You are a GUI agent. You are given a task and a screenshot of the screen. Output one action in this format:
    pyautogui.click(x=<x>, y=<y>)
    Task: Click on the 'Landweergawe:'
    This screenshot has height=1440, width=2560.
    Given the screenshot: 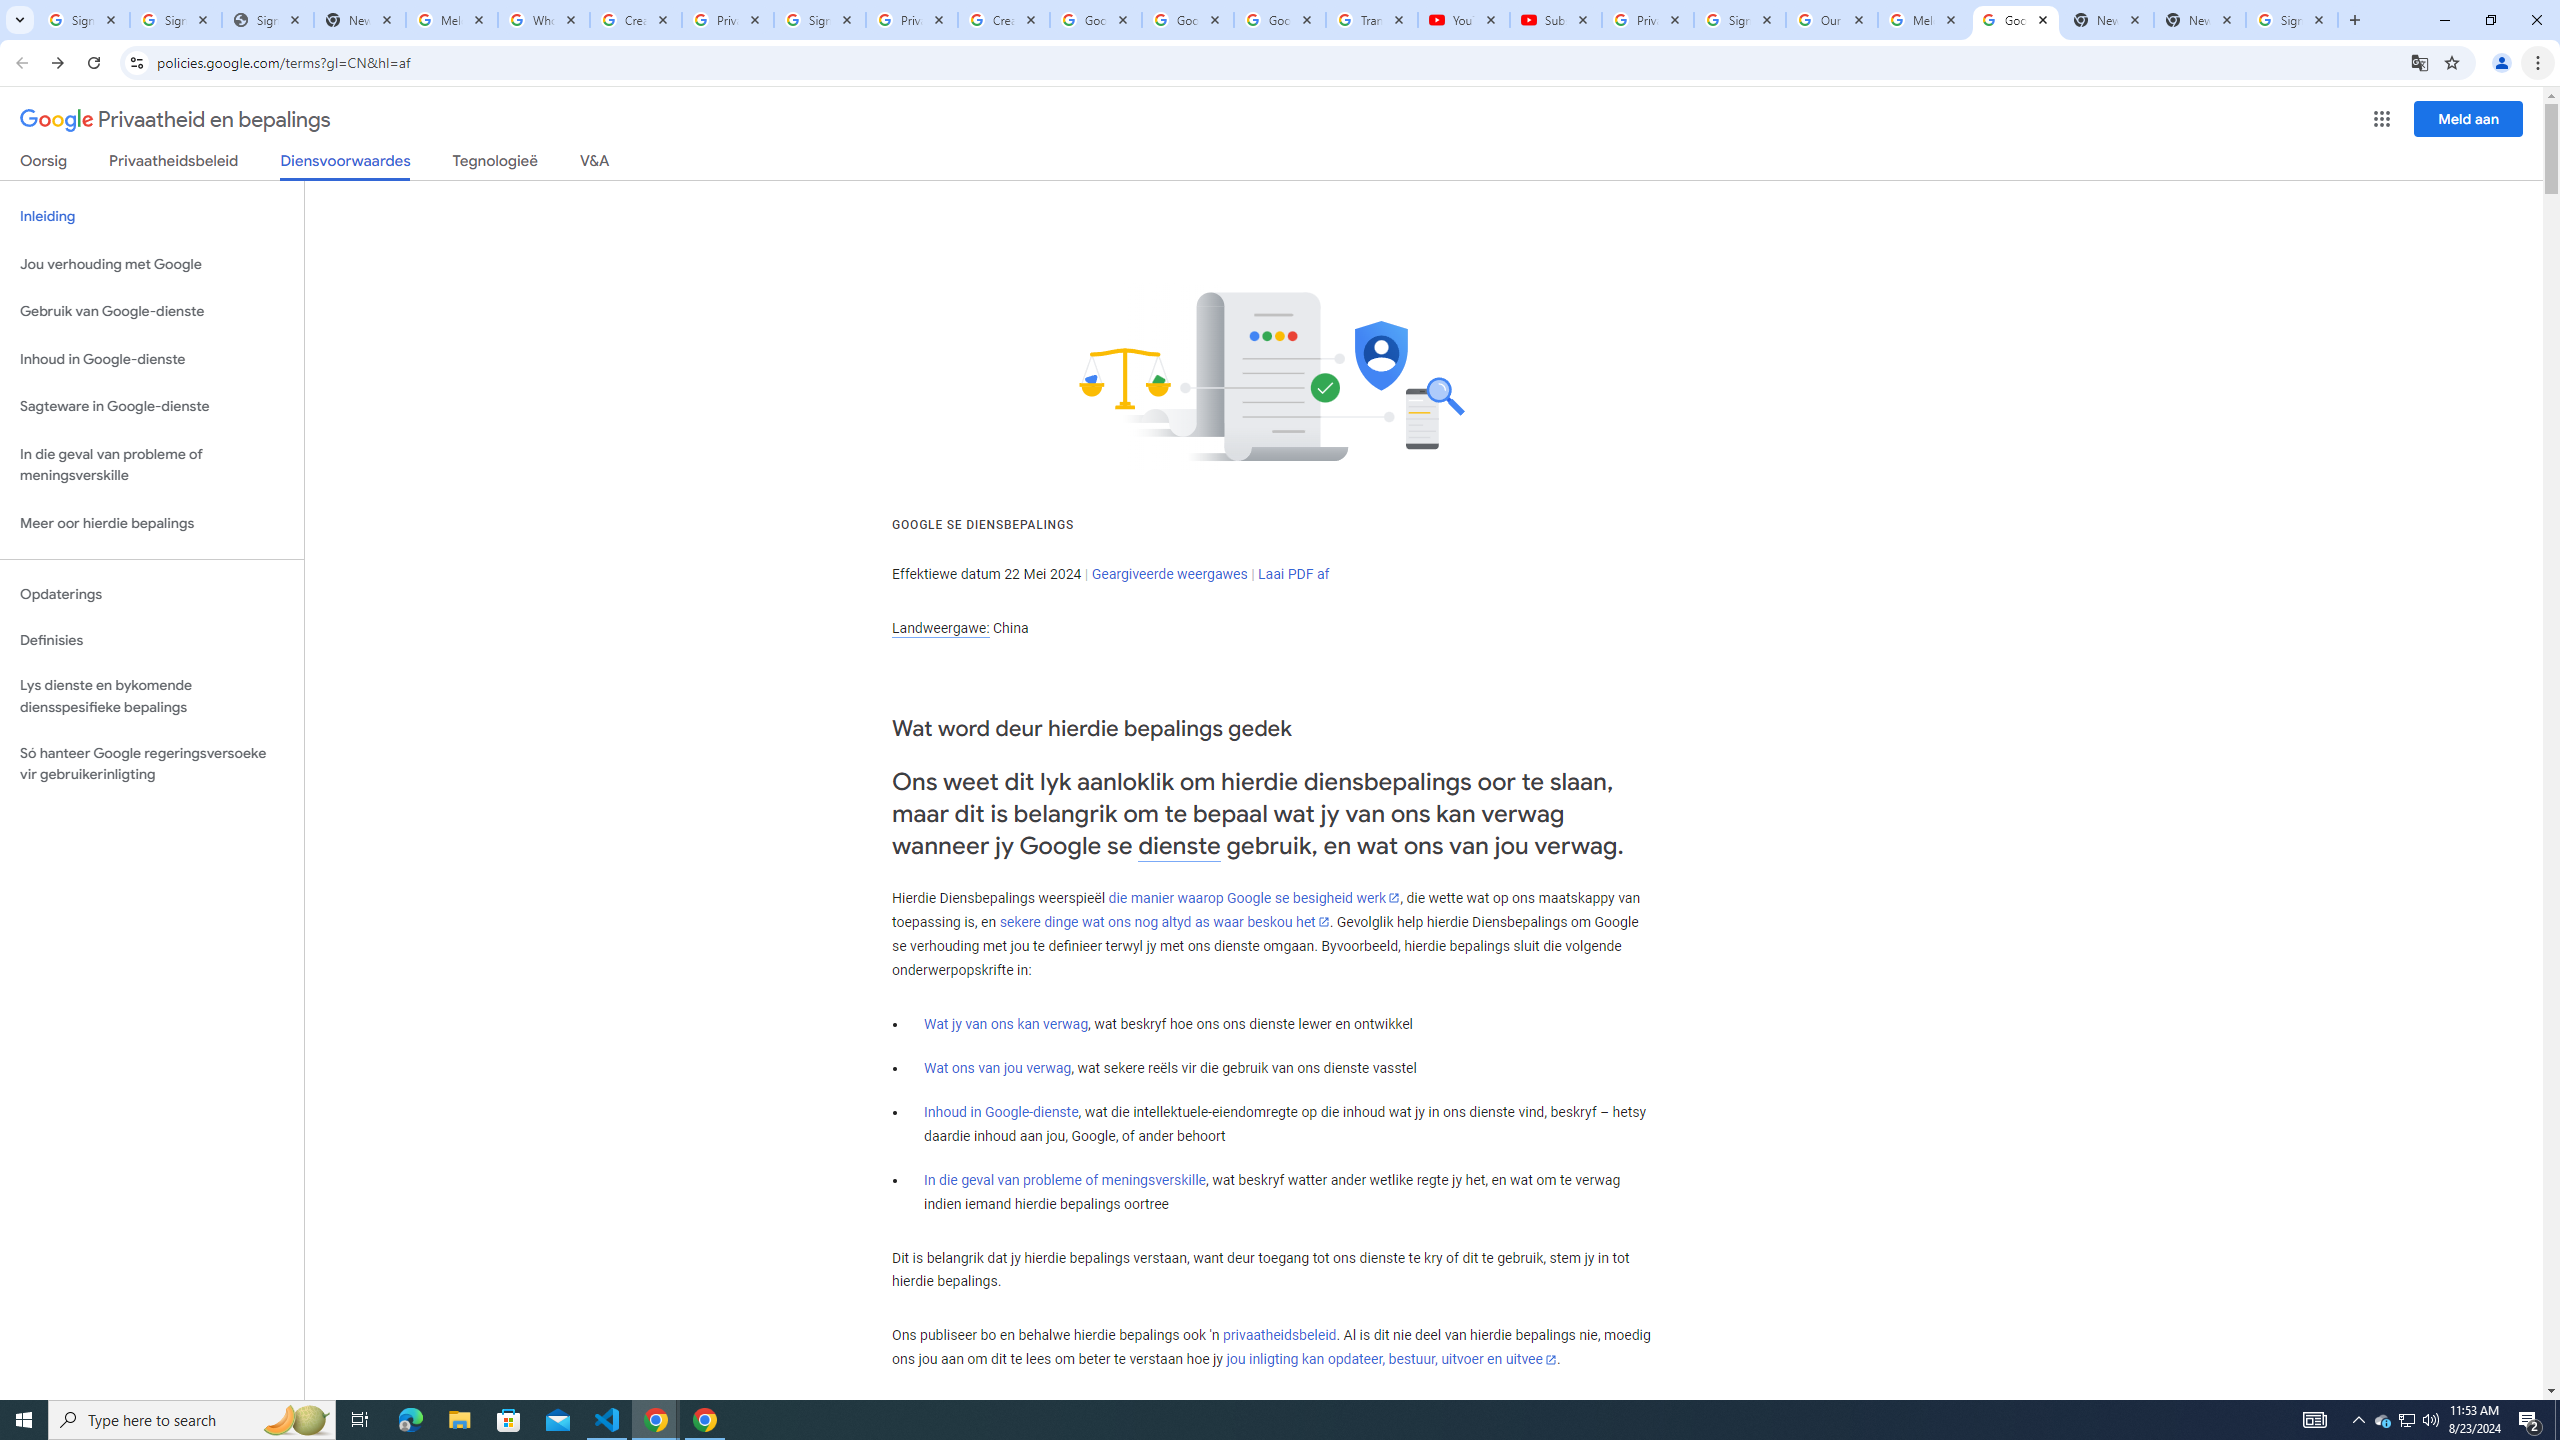 What is the action you would take?
    pyautogui.click(x=939, y=628)
    